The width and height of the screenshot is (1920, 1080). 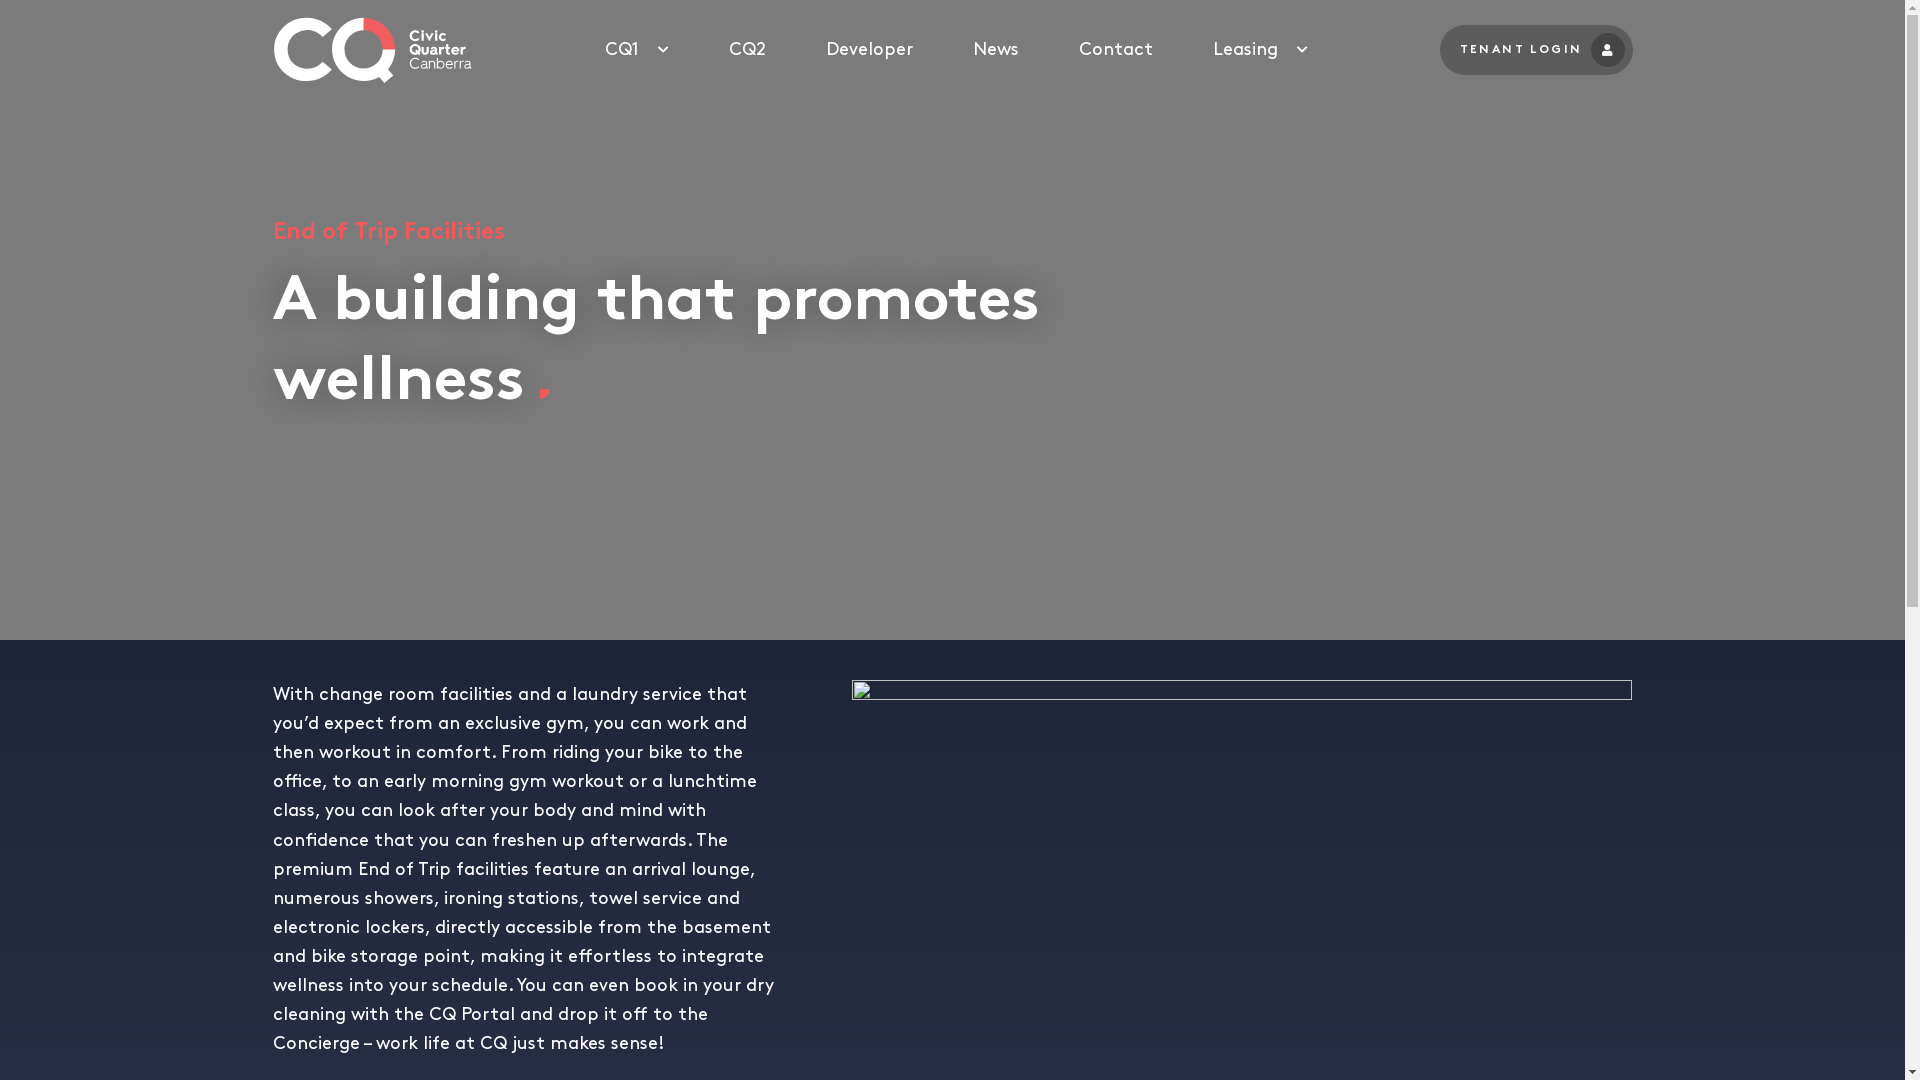 I want to click on 'TENANT LOGIN', so click(x=1535, y=49).